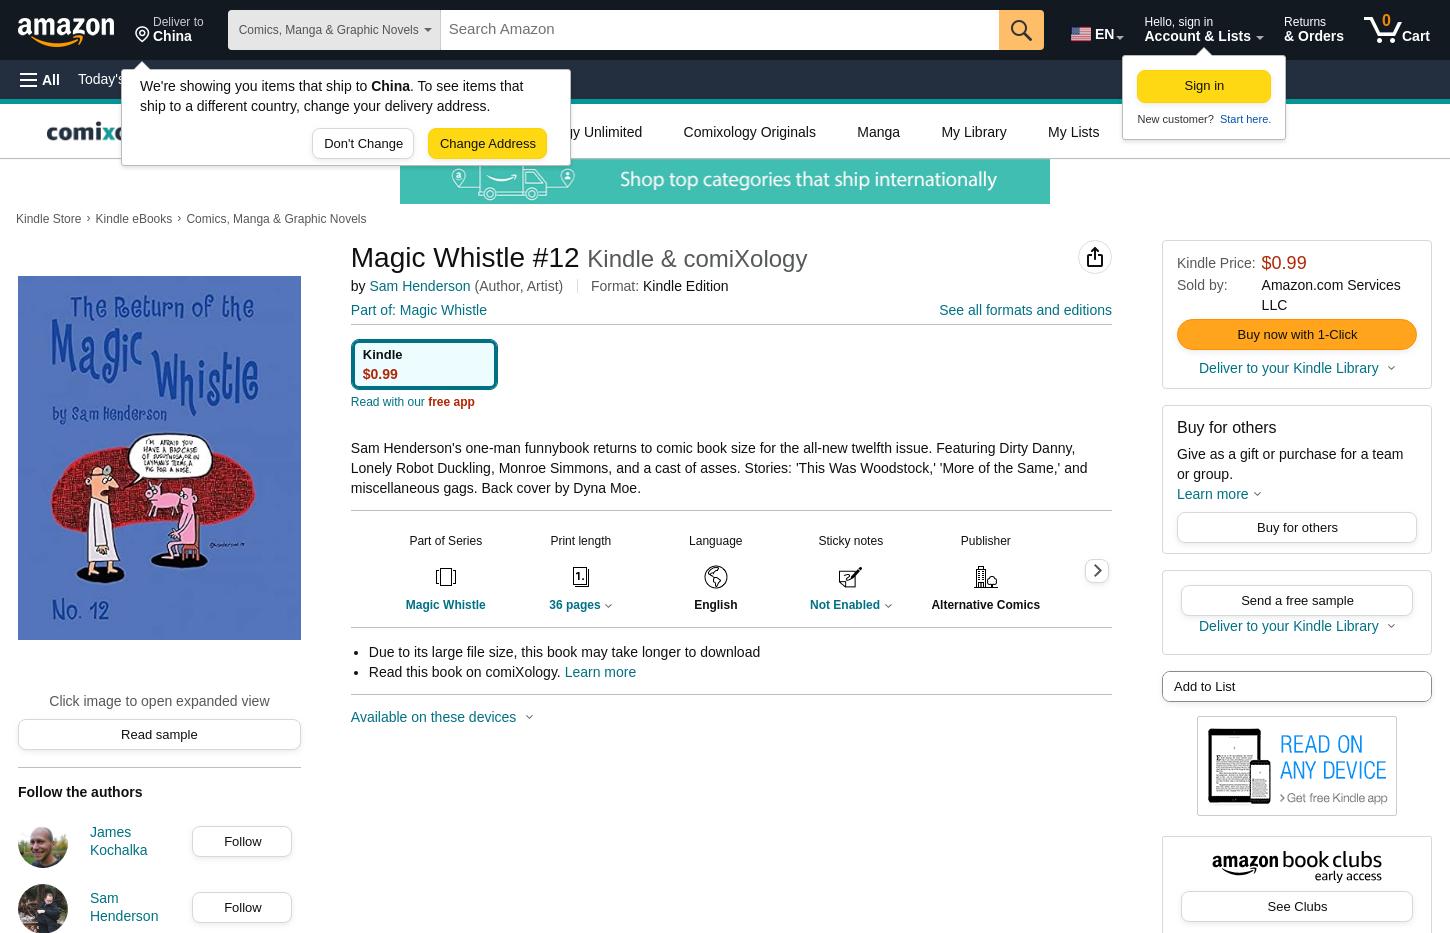 Image resolution: width=1450 pixels, height=933 pixels. I want to click on 'Comixology Unlimited', so click(574, 131).